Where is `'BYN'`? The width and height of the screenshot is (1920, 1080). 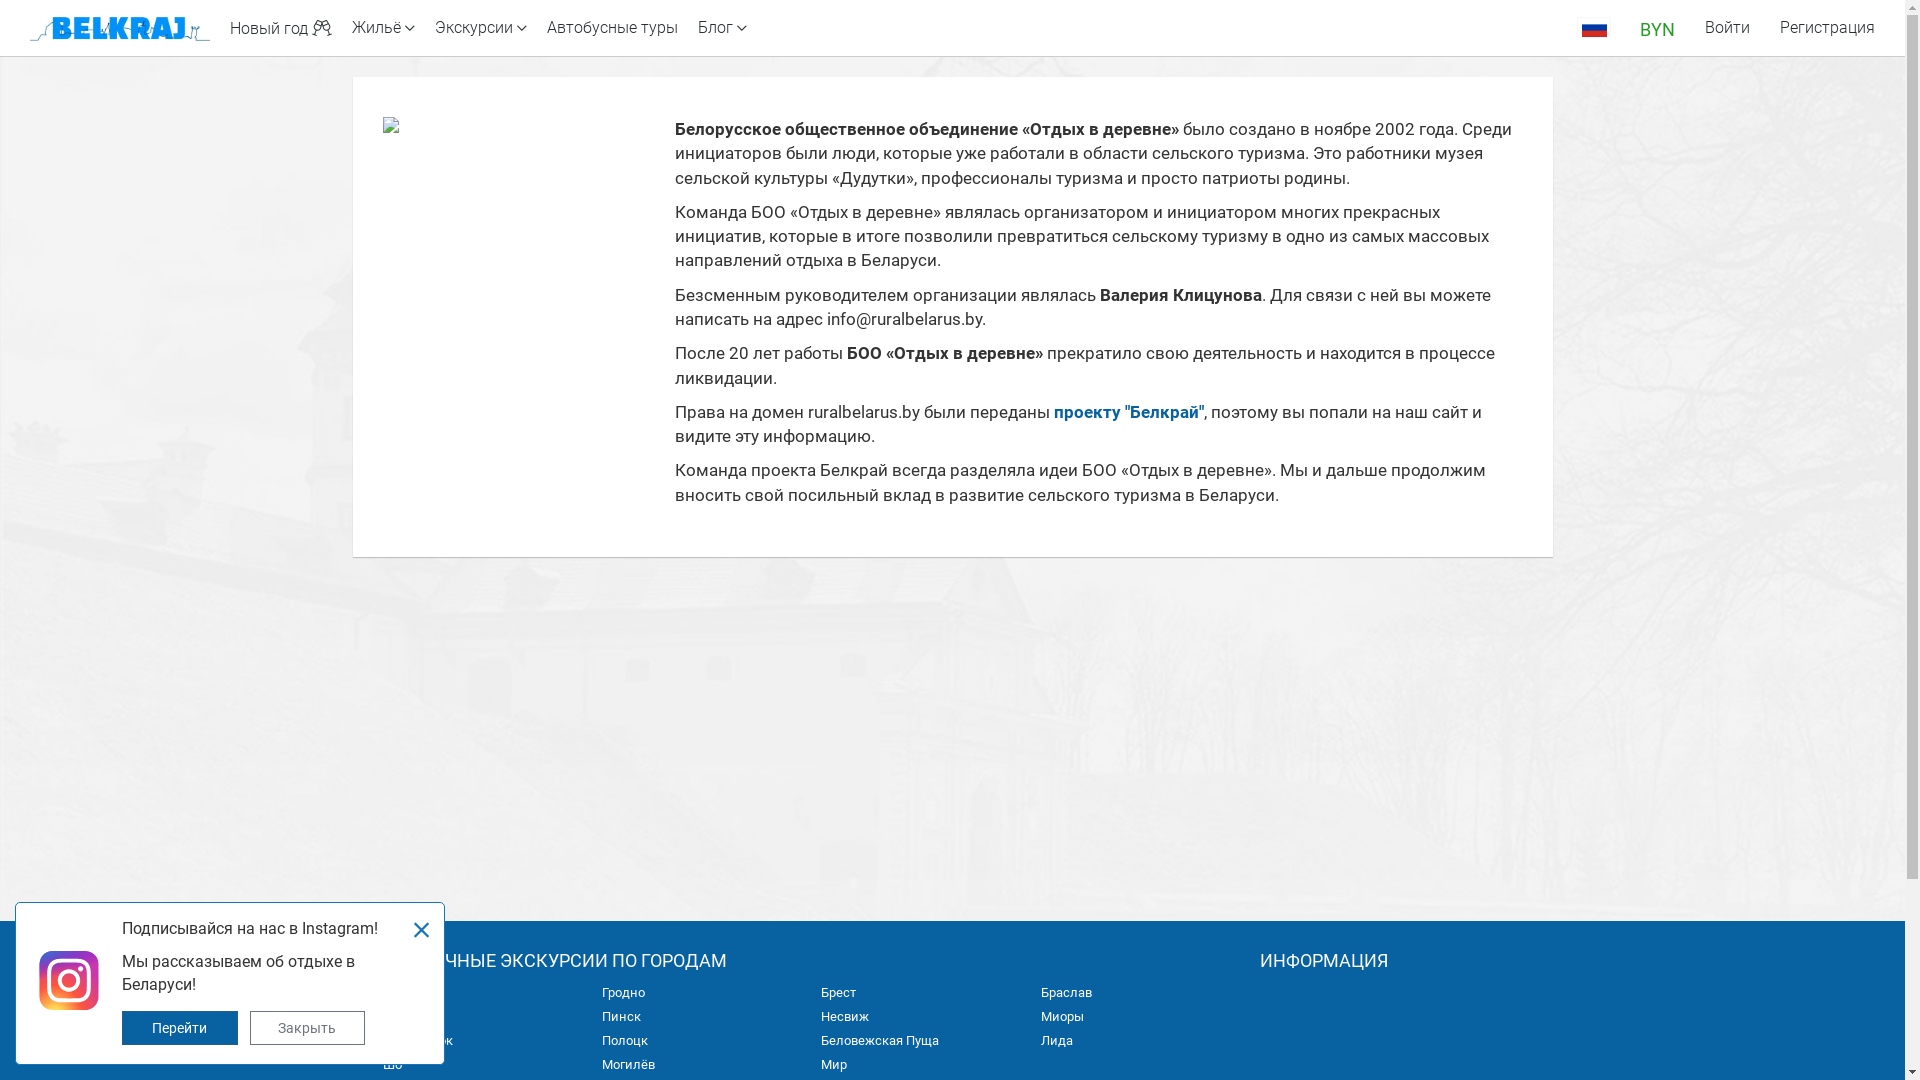 'BYN' is located at coordinates (1657, 27).